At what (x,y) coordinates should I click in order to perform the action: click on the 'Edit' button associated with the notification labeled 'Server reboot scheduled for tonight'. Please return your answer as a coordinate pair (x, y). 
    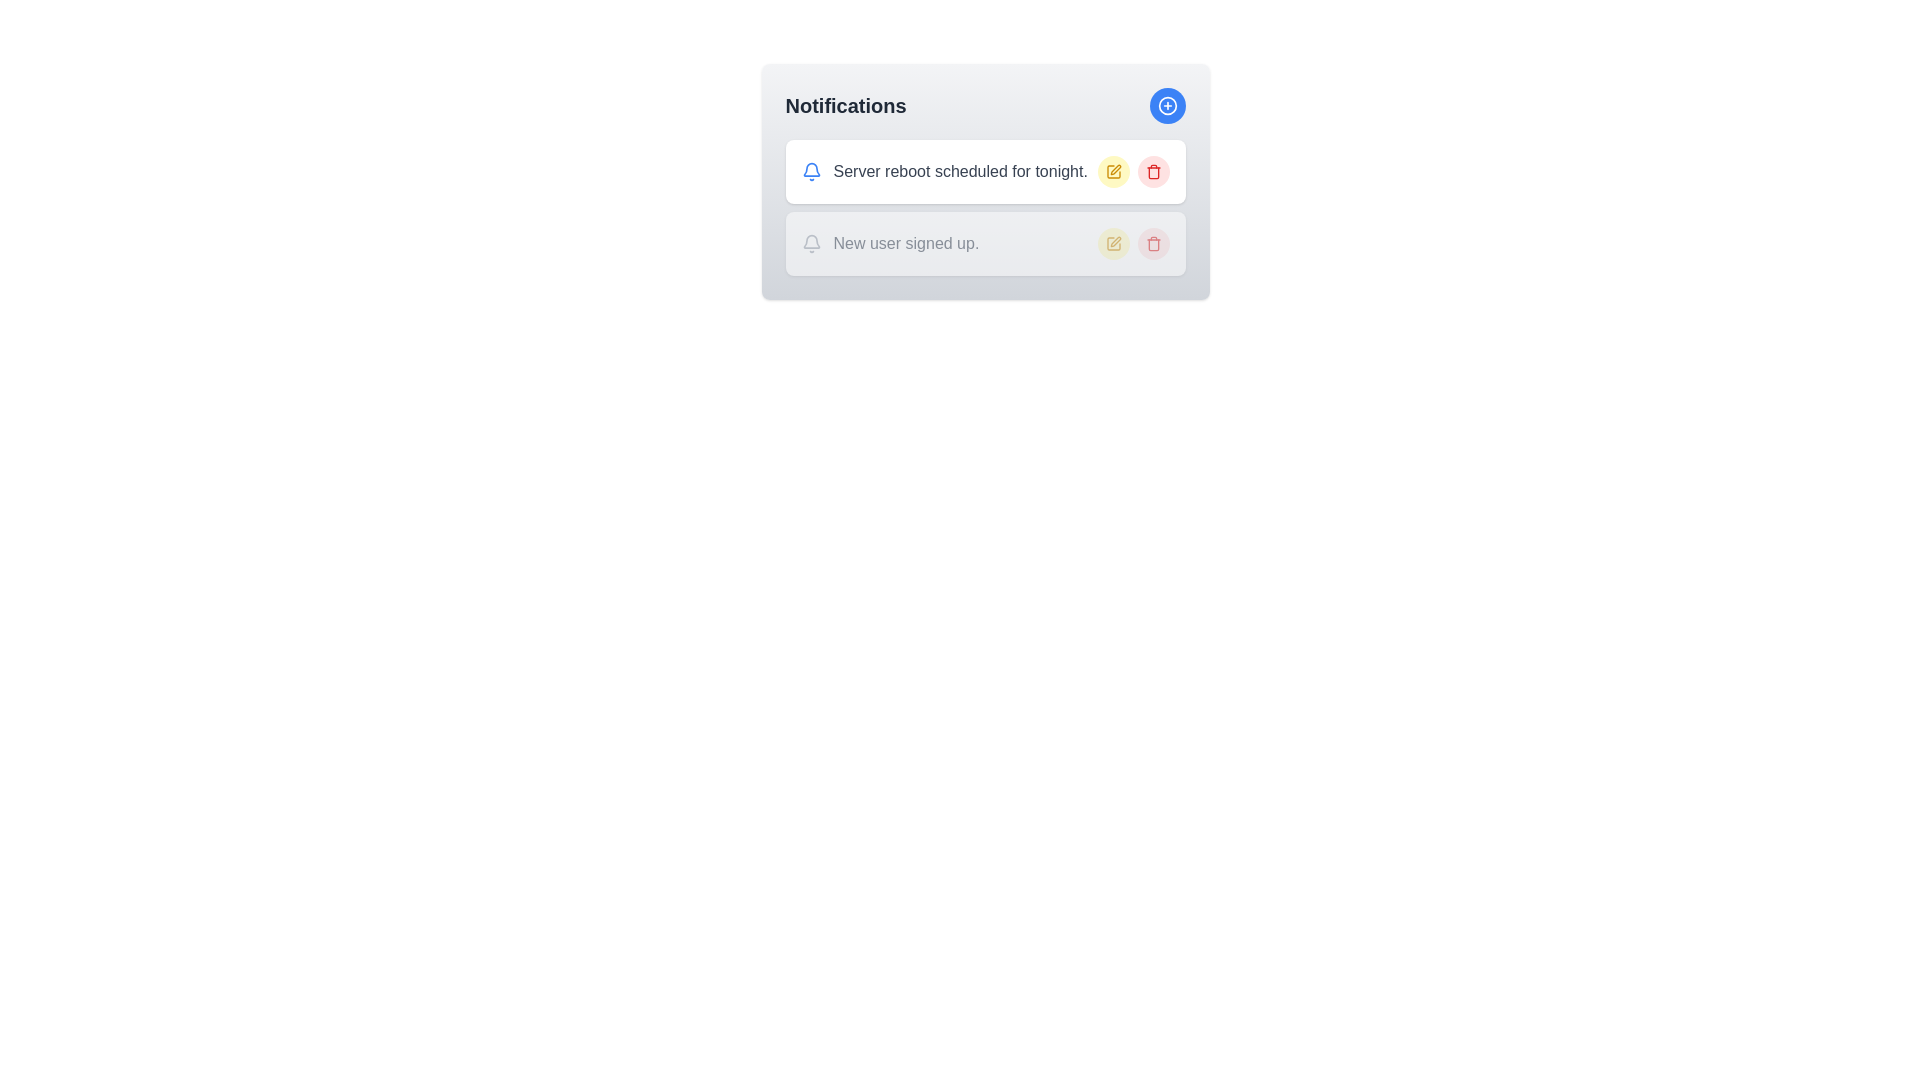
    Looking at the image, I should click on (1112, 171).